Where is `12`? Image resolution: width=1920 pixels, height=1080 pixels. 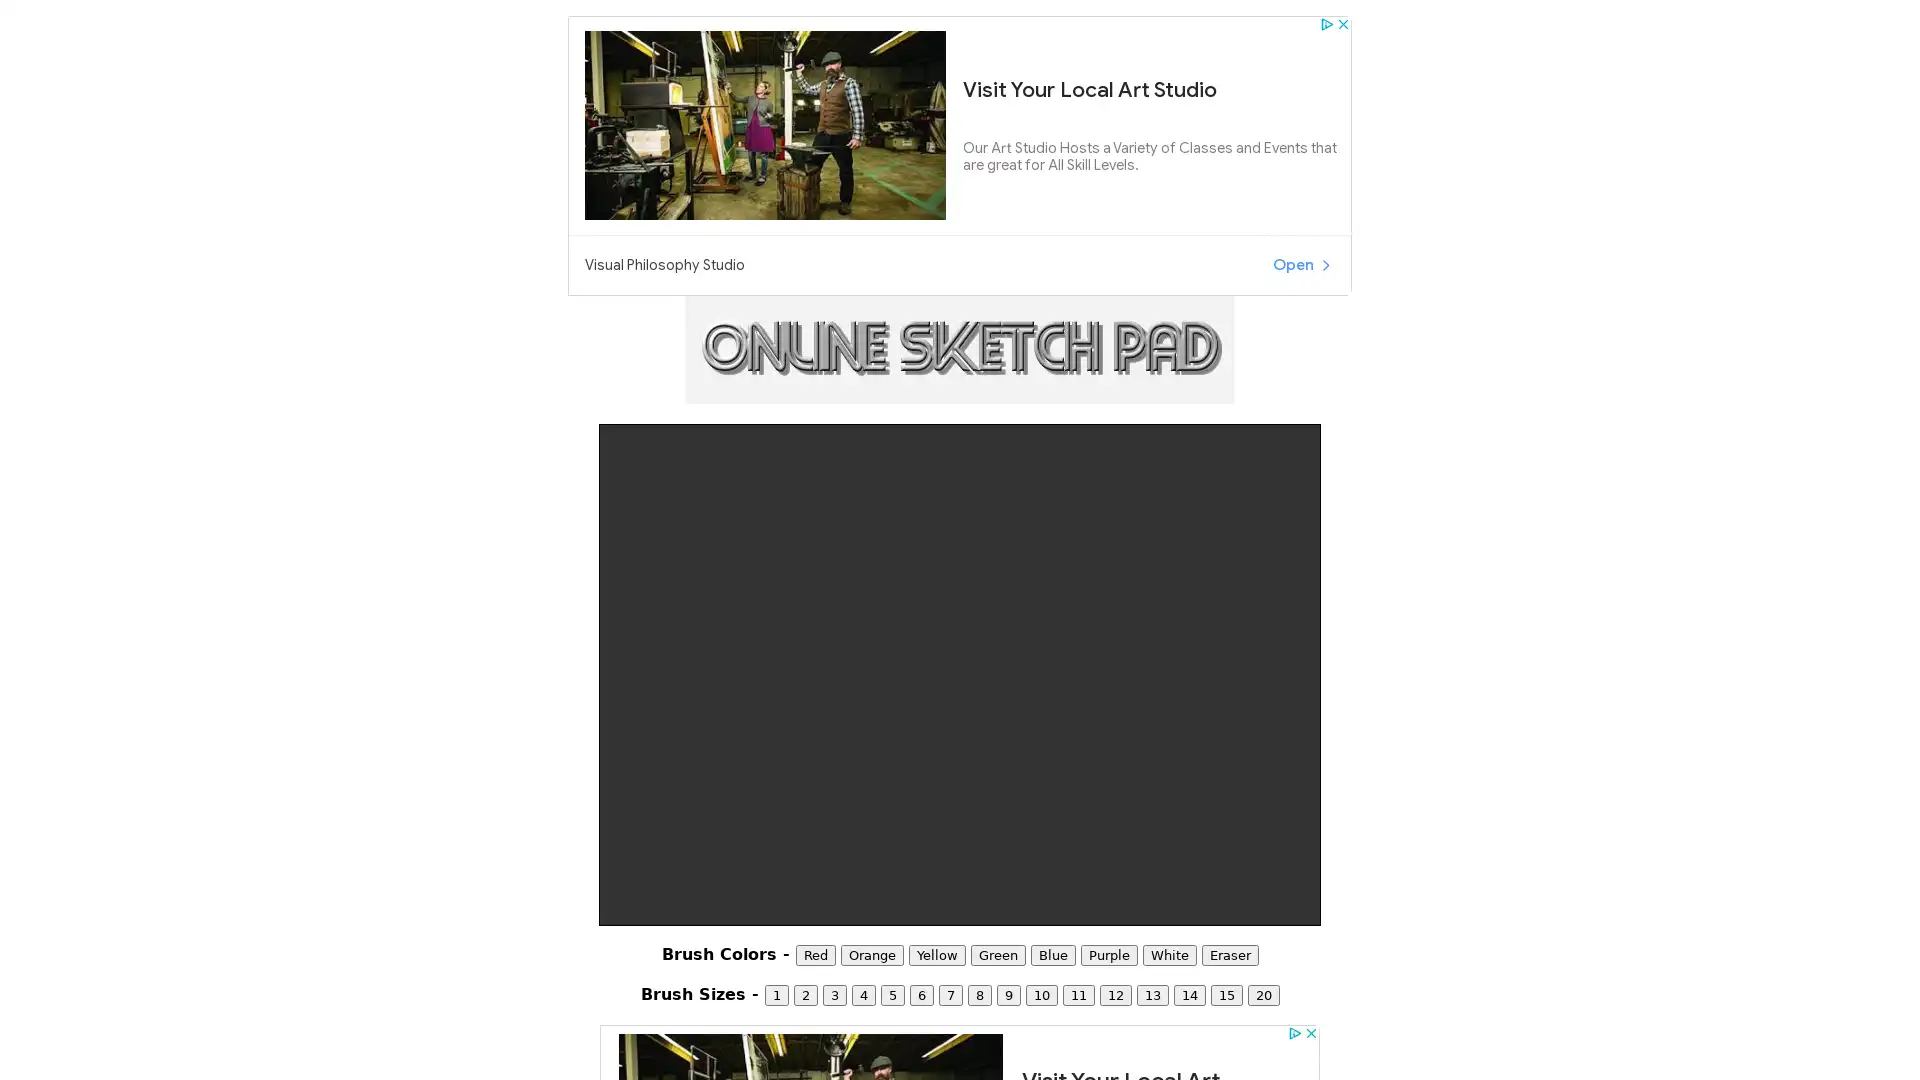 12 is located at coordinates (1113, 995).